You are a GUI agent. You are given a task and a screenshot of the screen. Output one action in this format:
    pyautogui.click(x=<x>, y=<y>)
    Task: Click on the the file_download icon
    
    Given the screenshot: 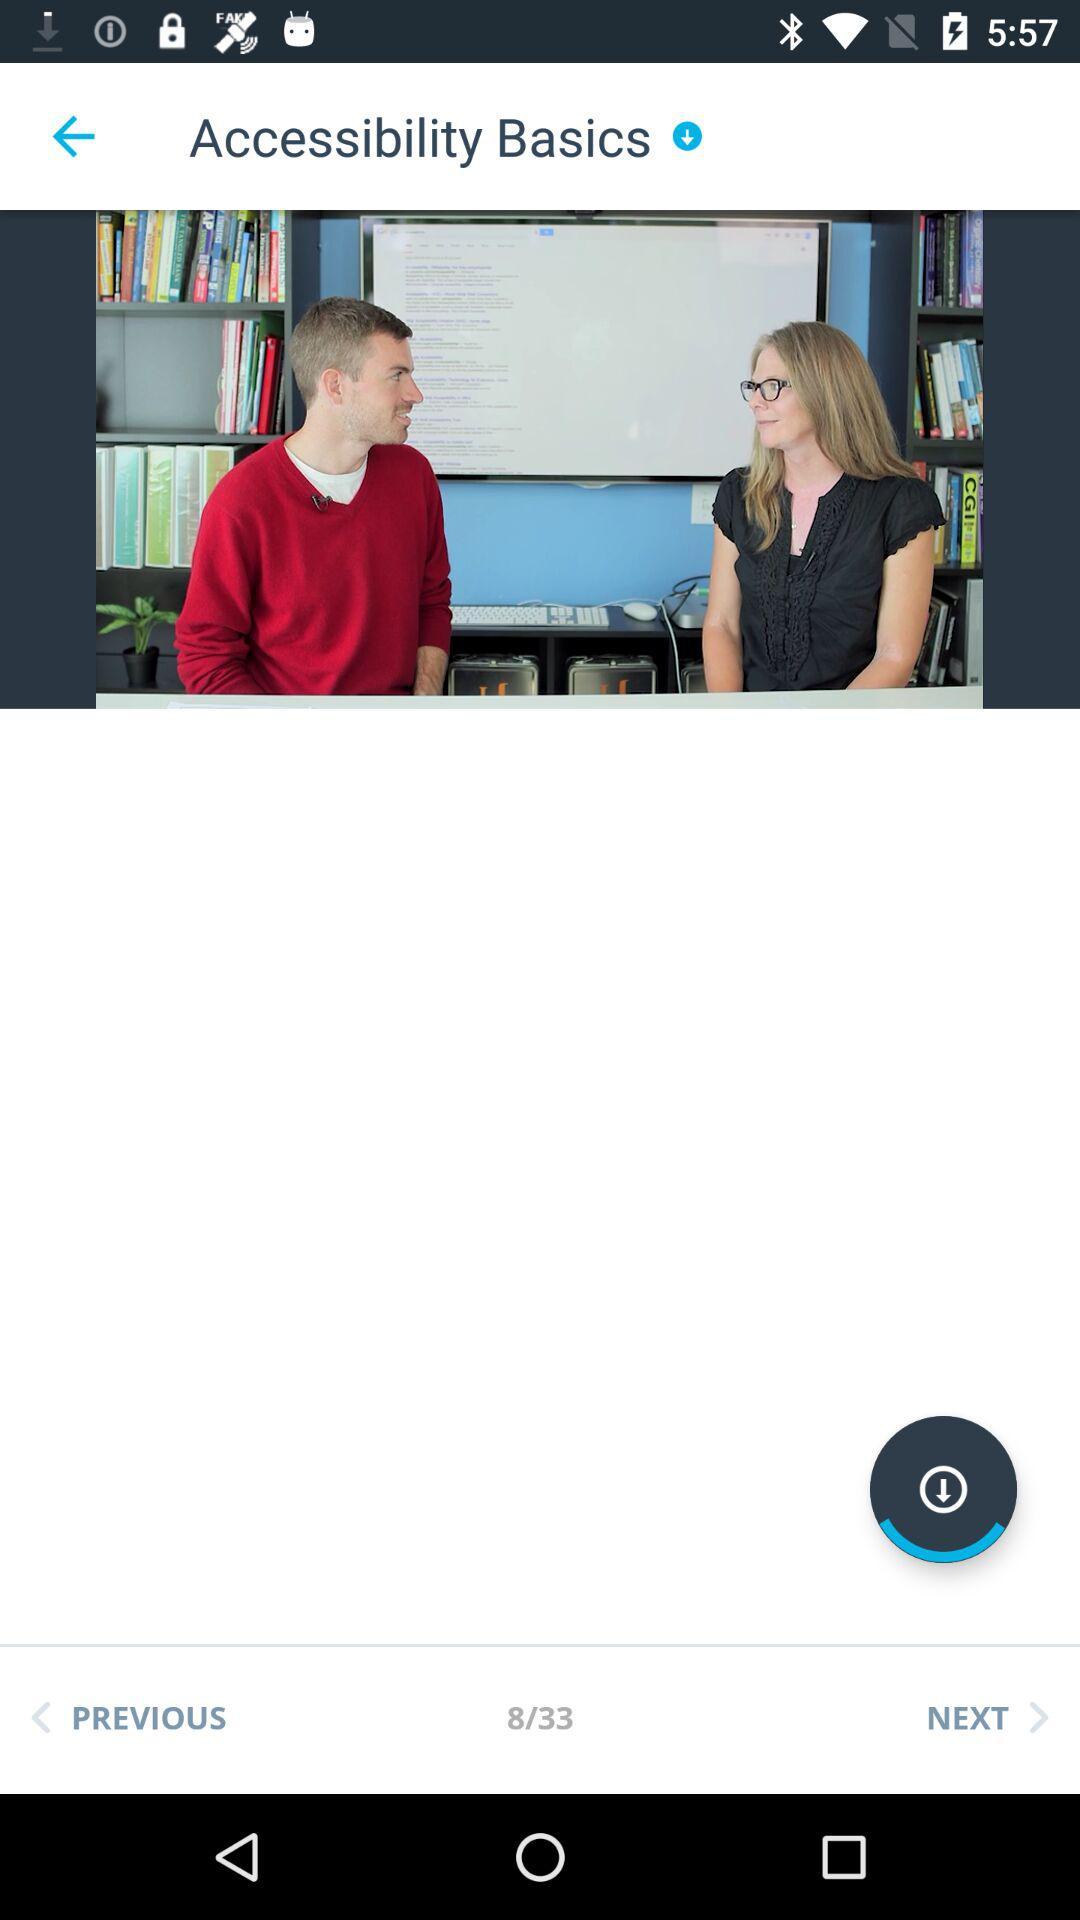 What is the action you would take?
    pyautogui.click(x=943, y=1489)
    